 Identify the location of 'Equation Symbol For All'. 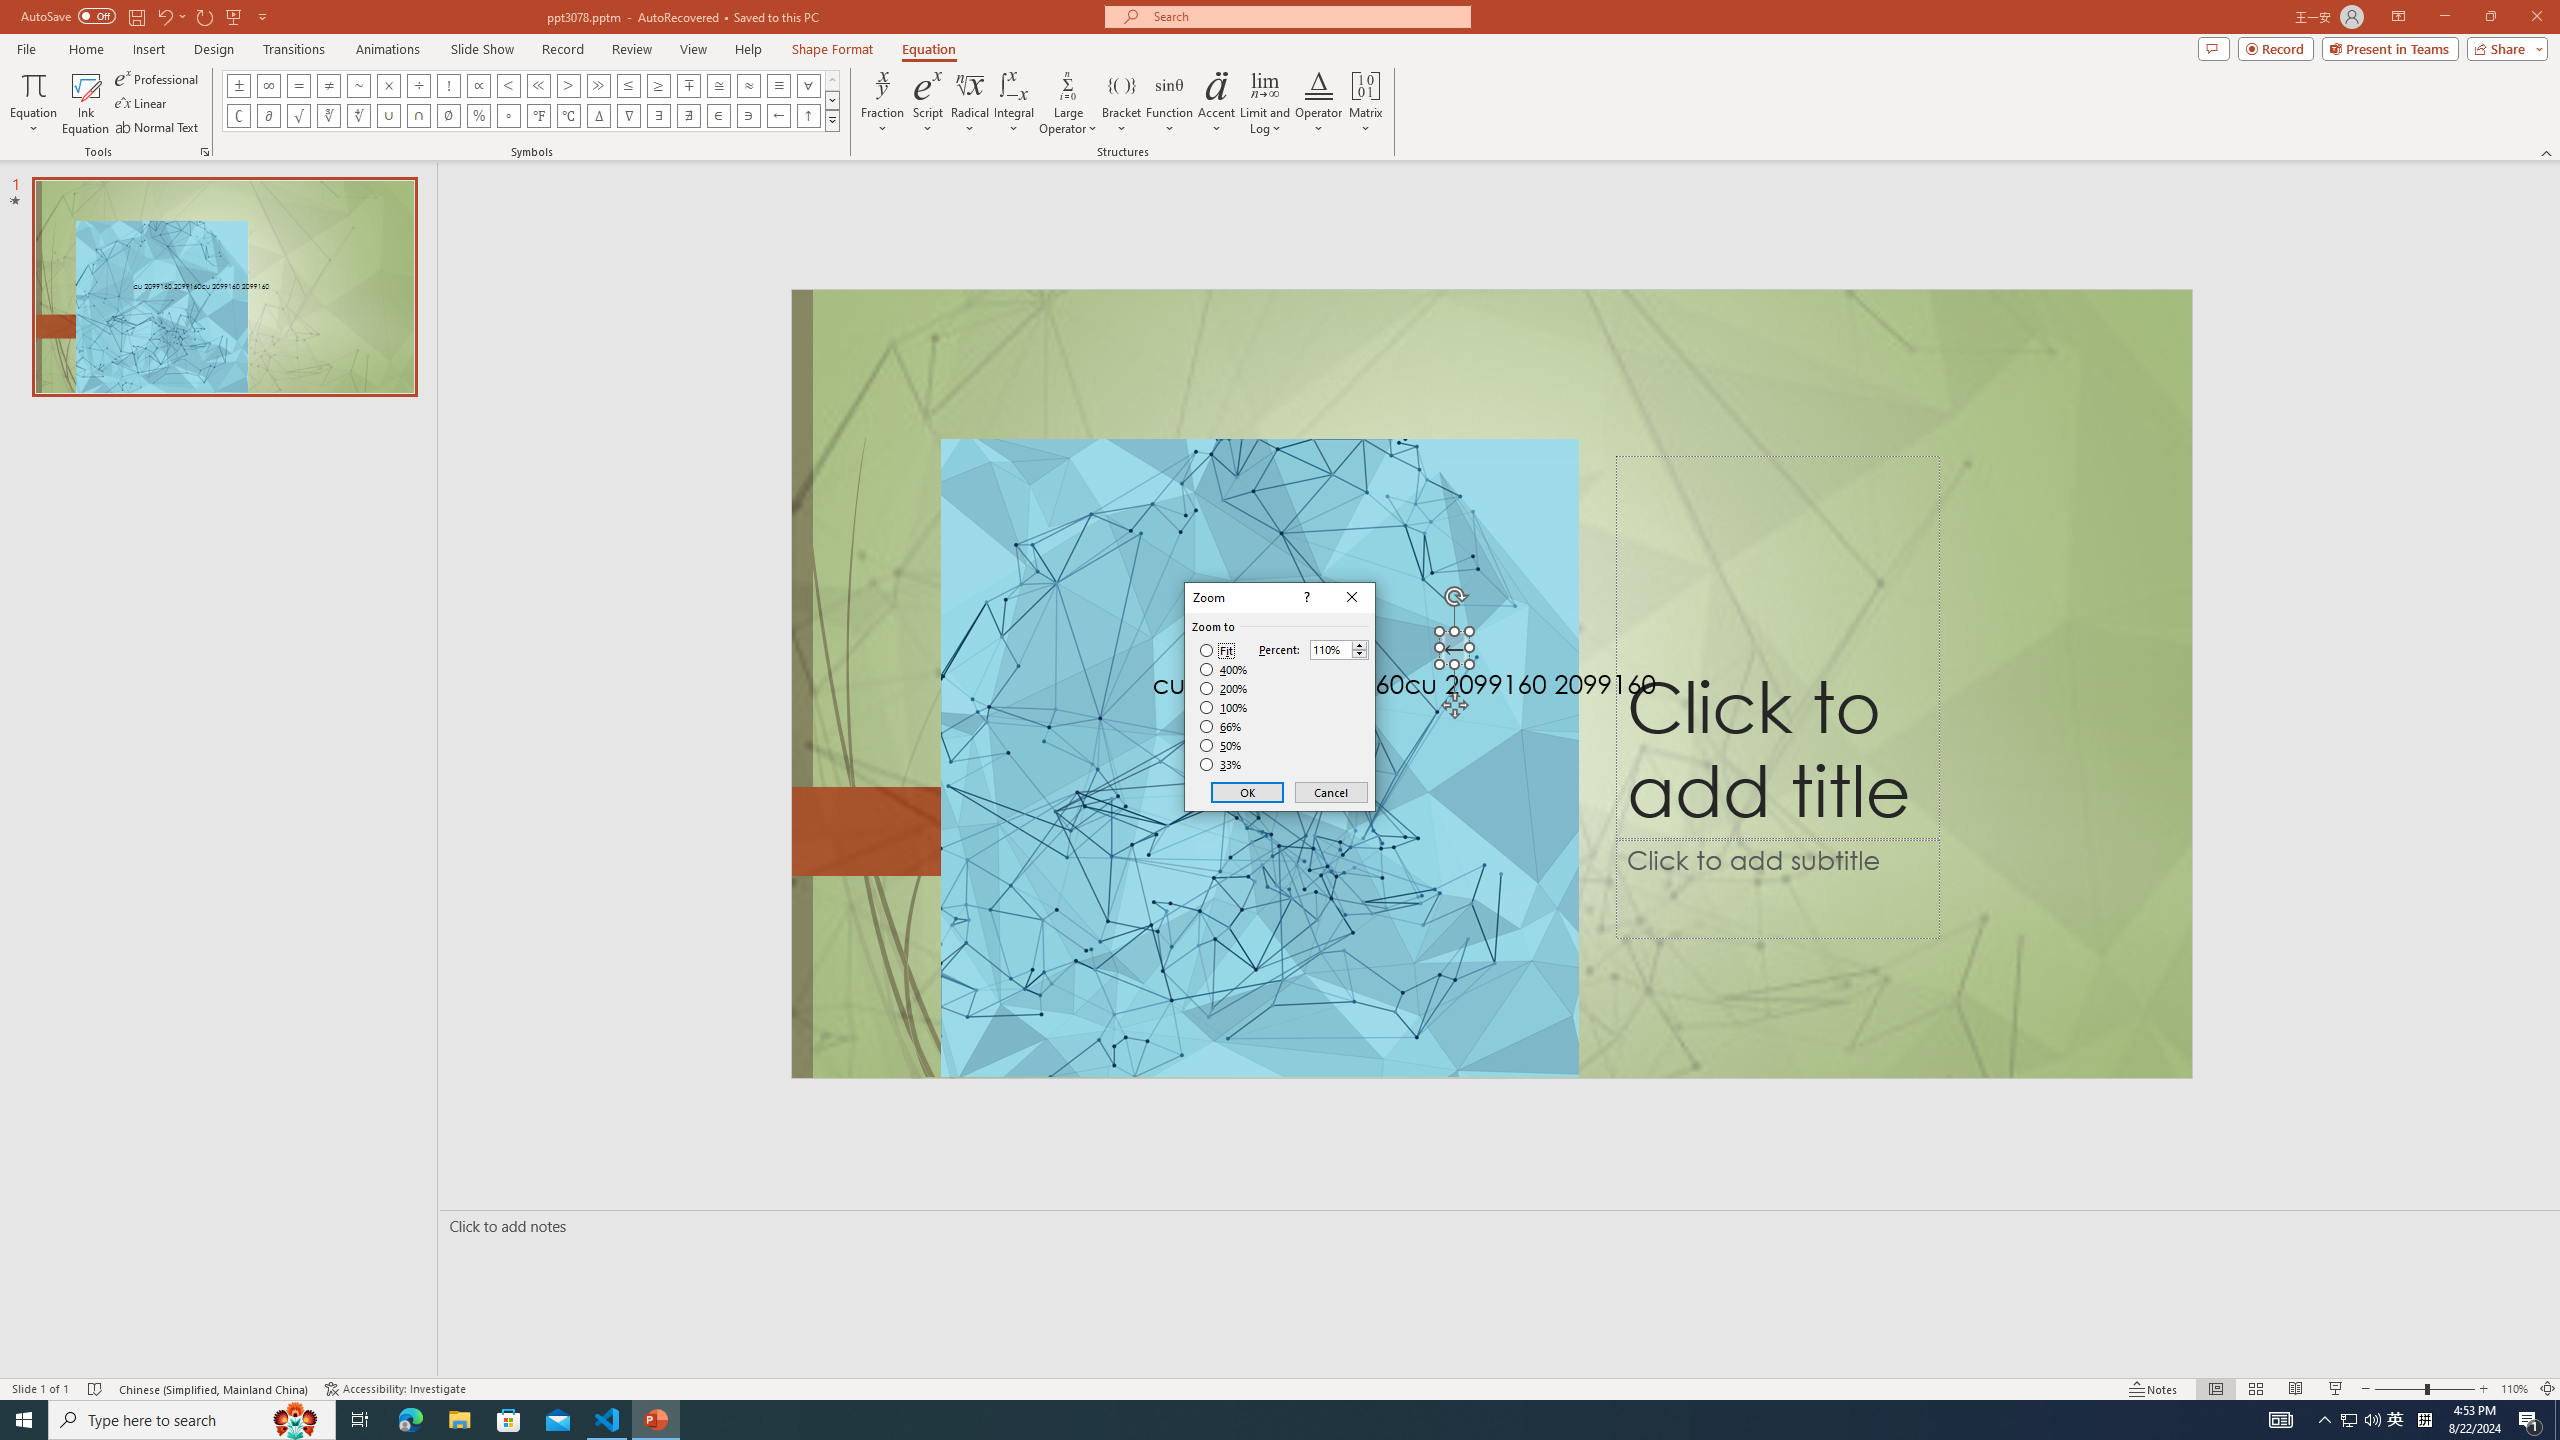
(807, 84).